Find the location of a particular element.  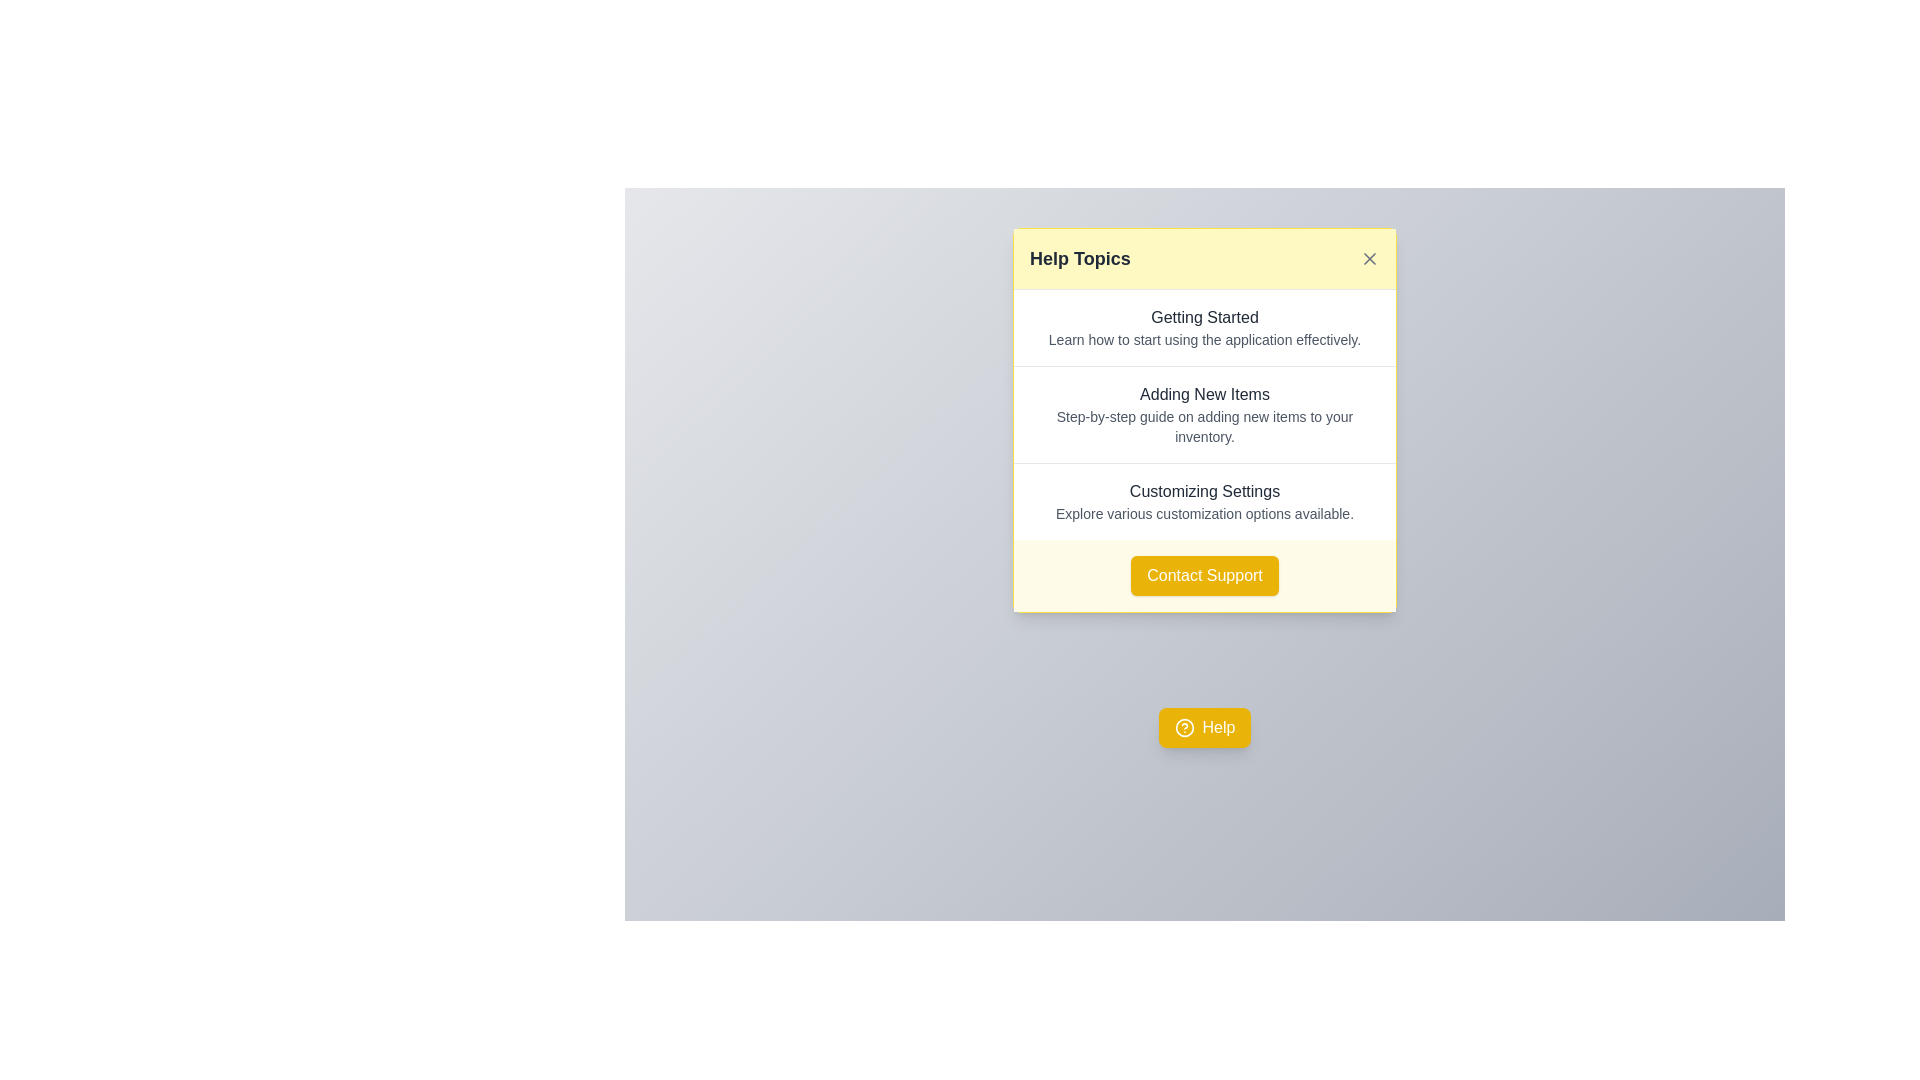

the text providing additional information explaining the content or purpose of the 'Adding New Items' heading, located in the middle of the yellow-highlighted 'Help Topics' section is located at coordinates (1203, 426).